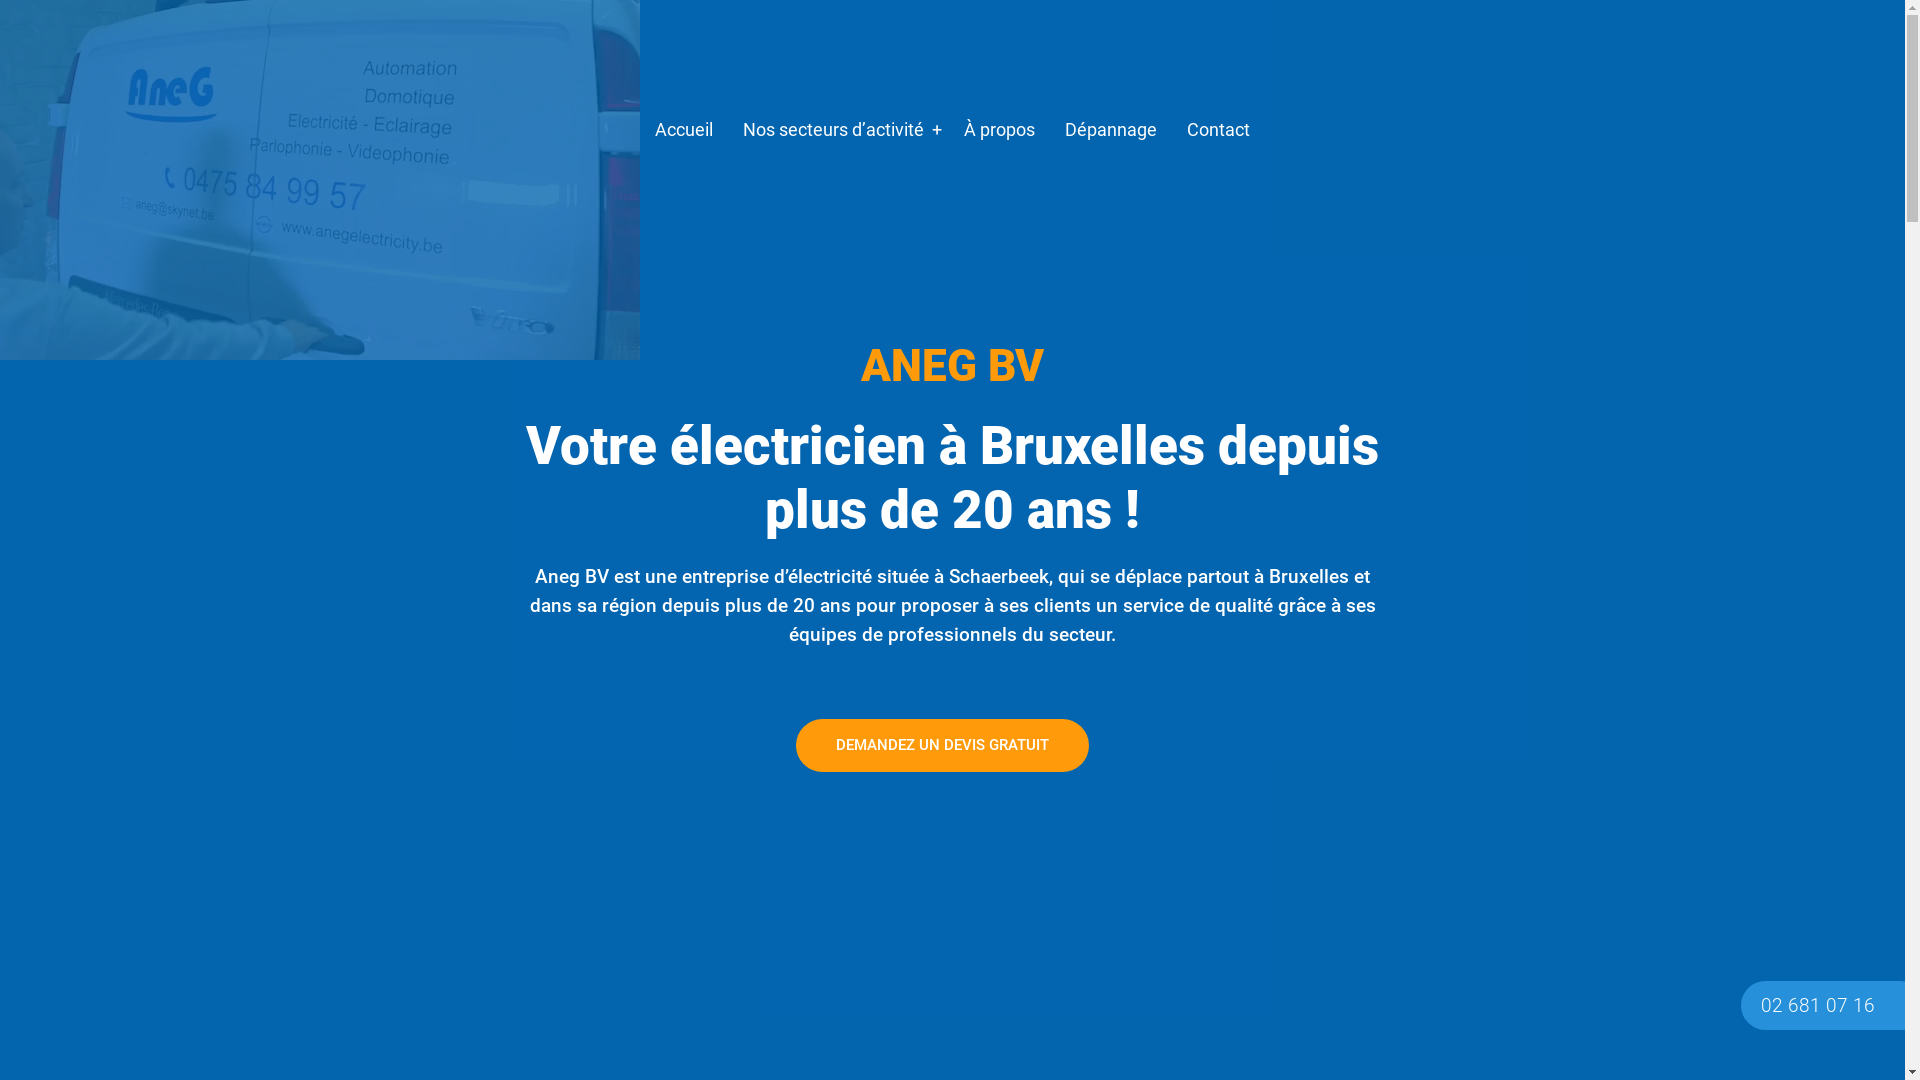  I want to click on 'Accueil', so click(638, 130).